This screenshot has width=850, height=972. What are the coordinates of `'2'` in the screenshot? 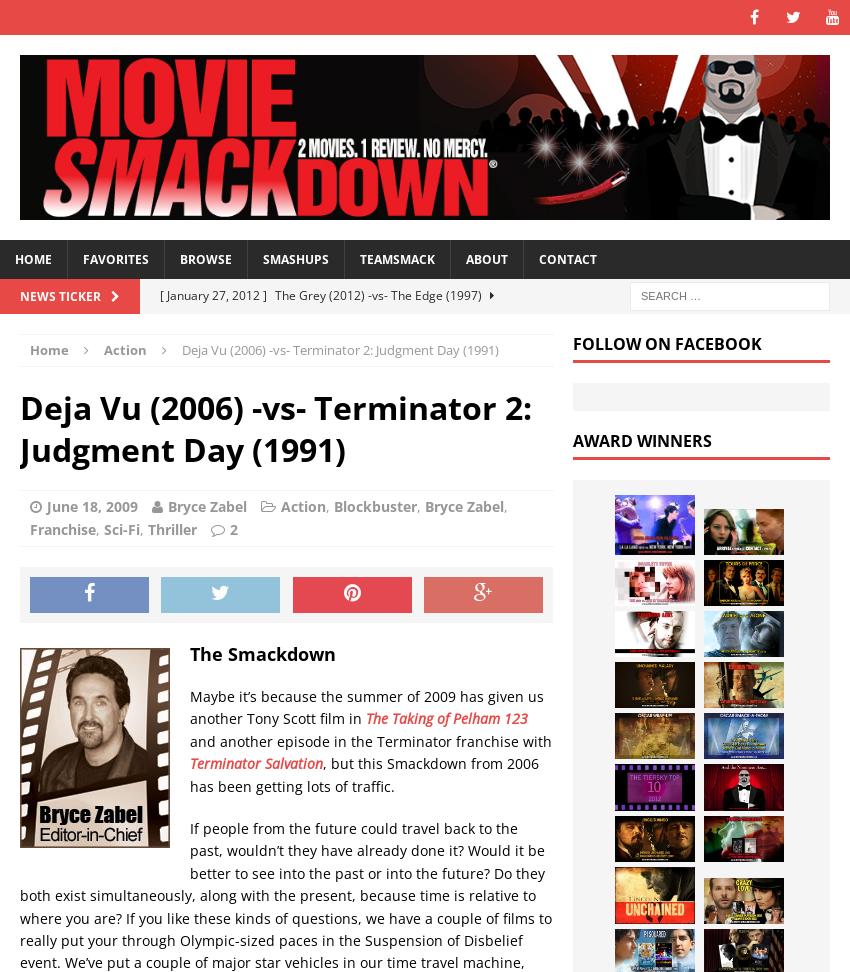 It's located at (234, 528).